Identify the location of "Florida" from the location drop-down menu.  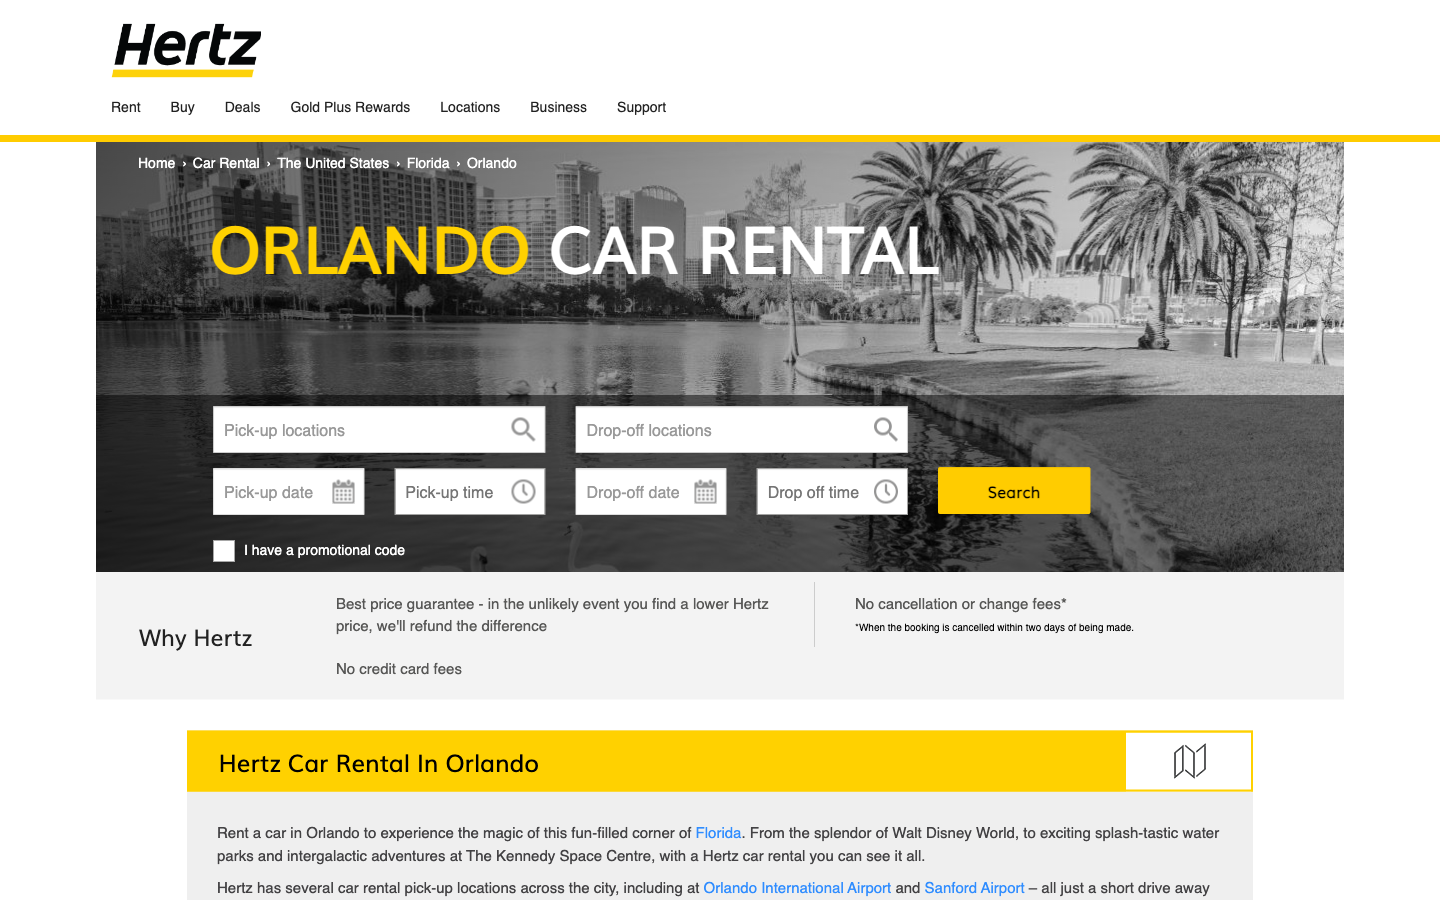
(378, 429).